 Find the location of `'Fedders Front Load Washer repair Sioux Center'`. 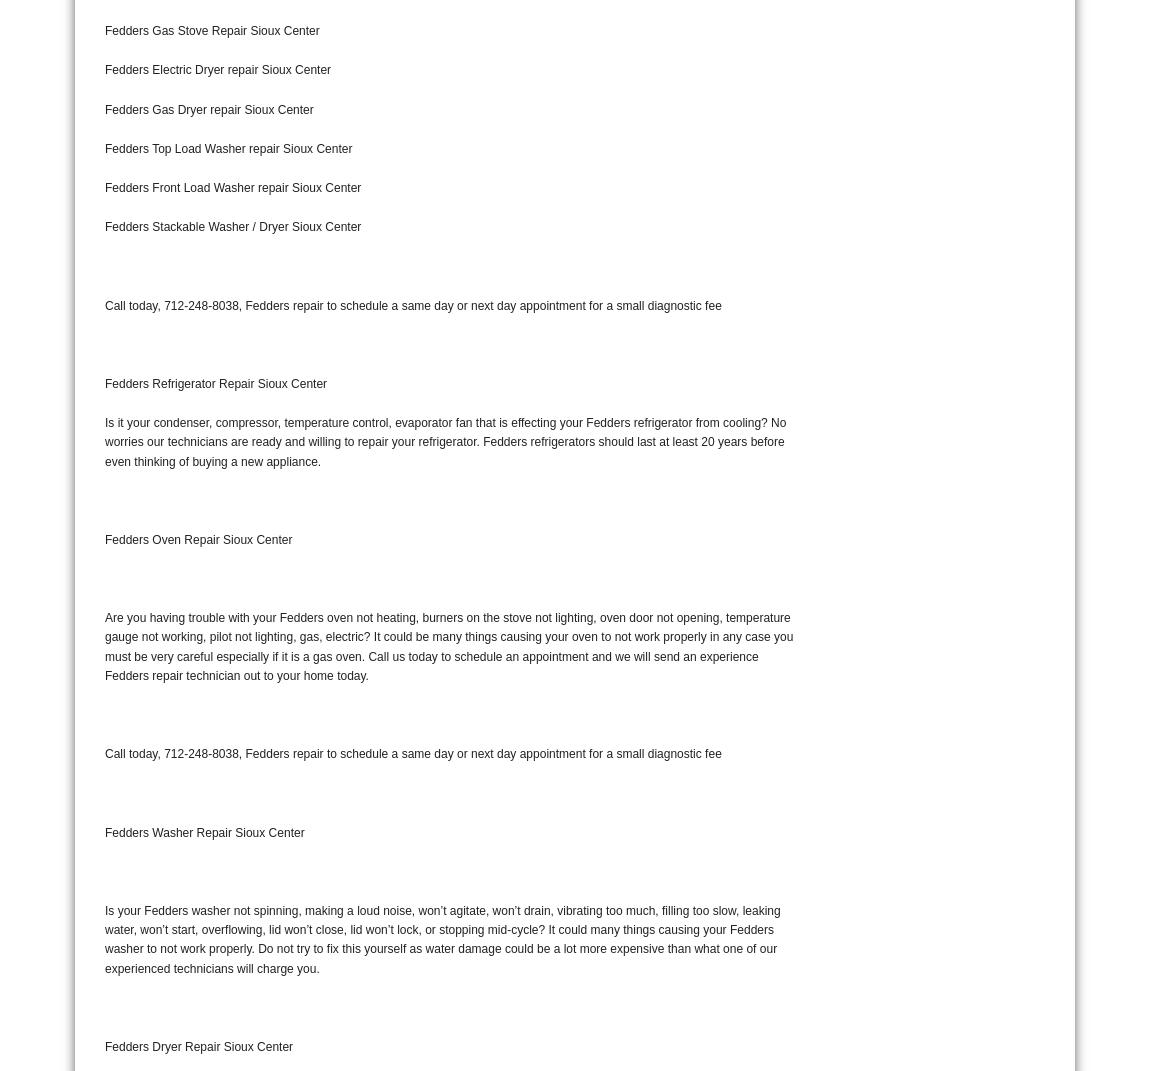

'Fedders Front Load Washer repair Sioux Center' is located at coordinates (103, 186).